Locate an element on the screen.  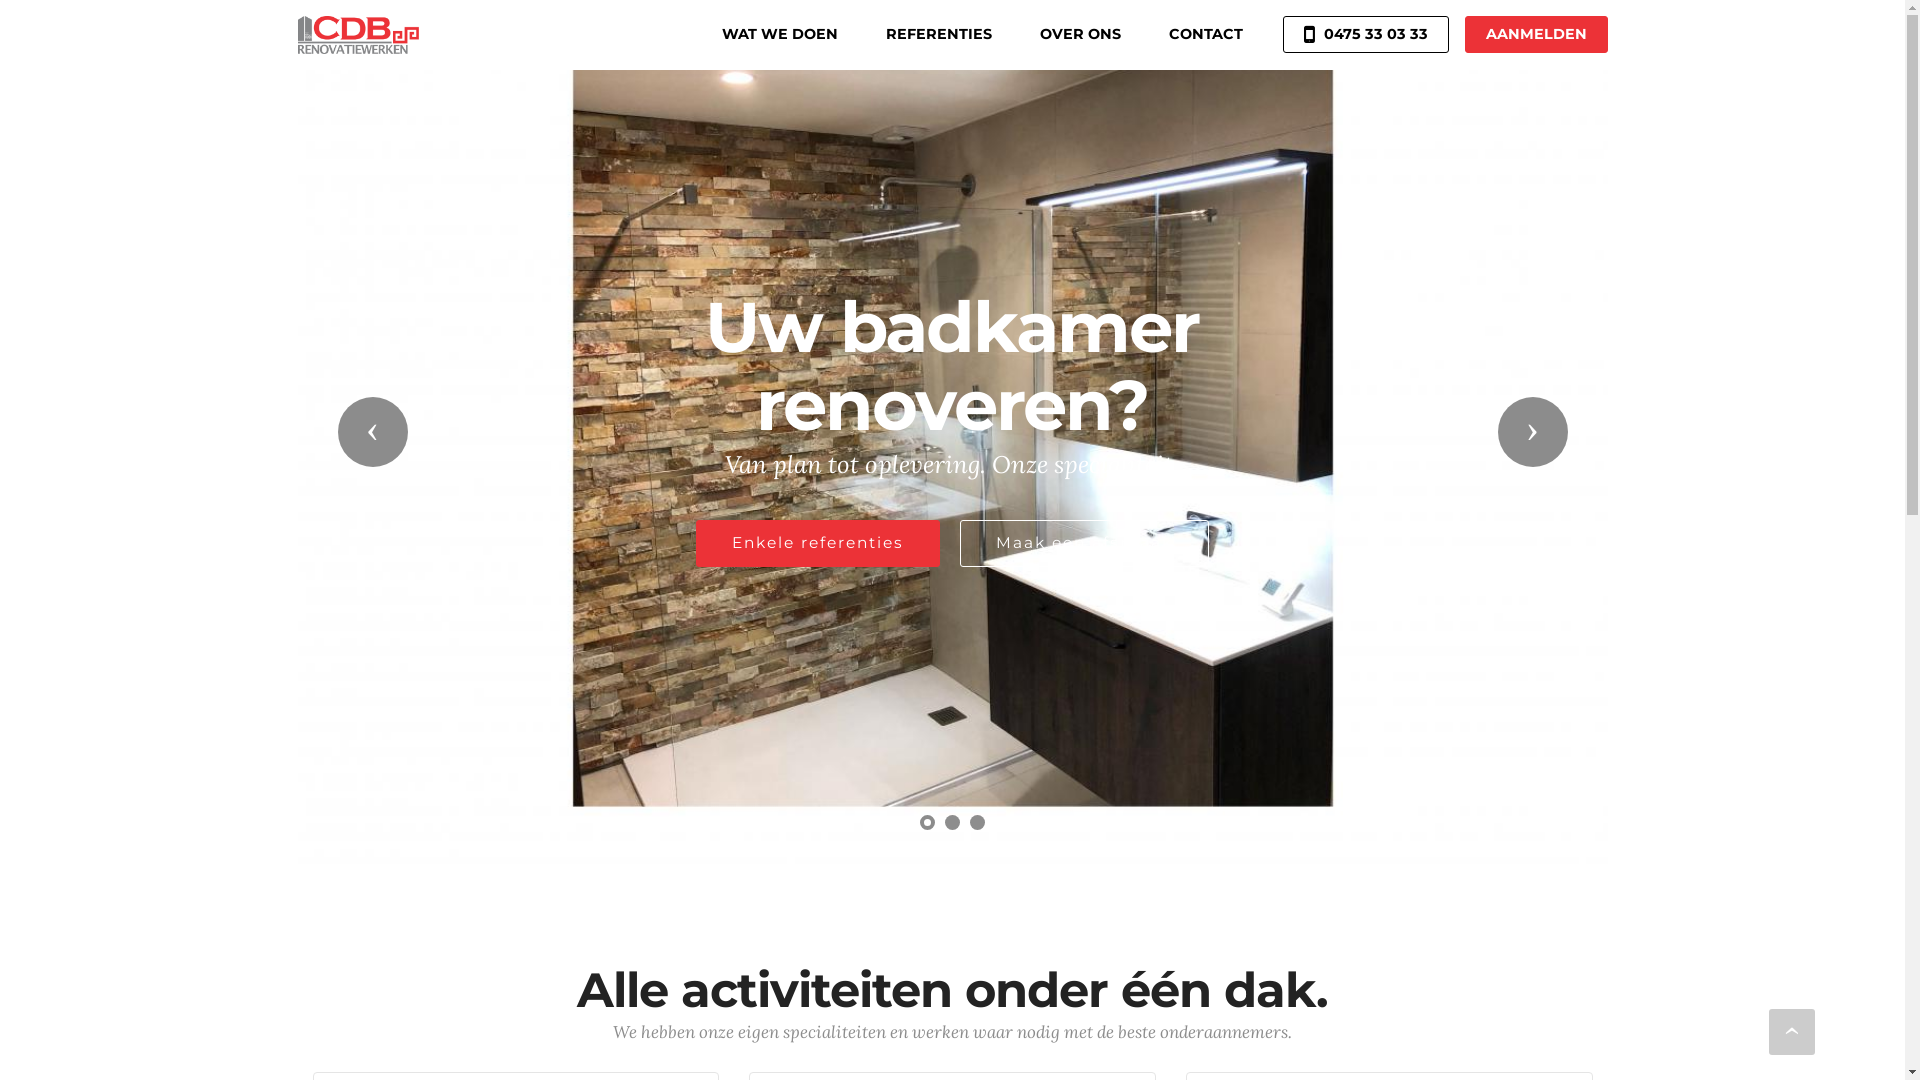
'REFERENTIES' is located at coordinates (938, 34).